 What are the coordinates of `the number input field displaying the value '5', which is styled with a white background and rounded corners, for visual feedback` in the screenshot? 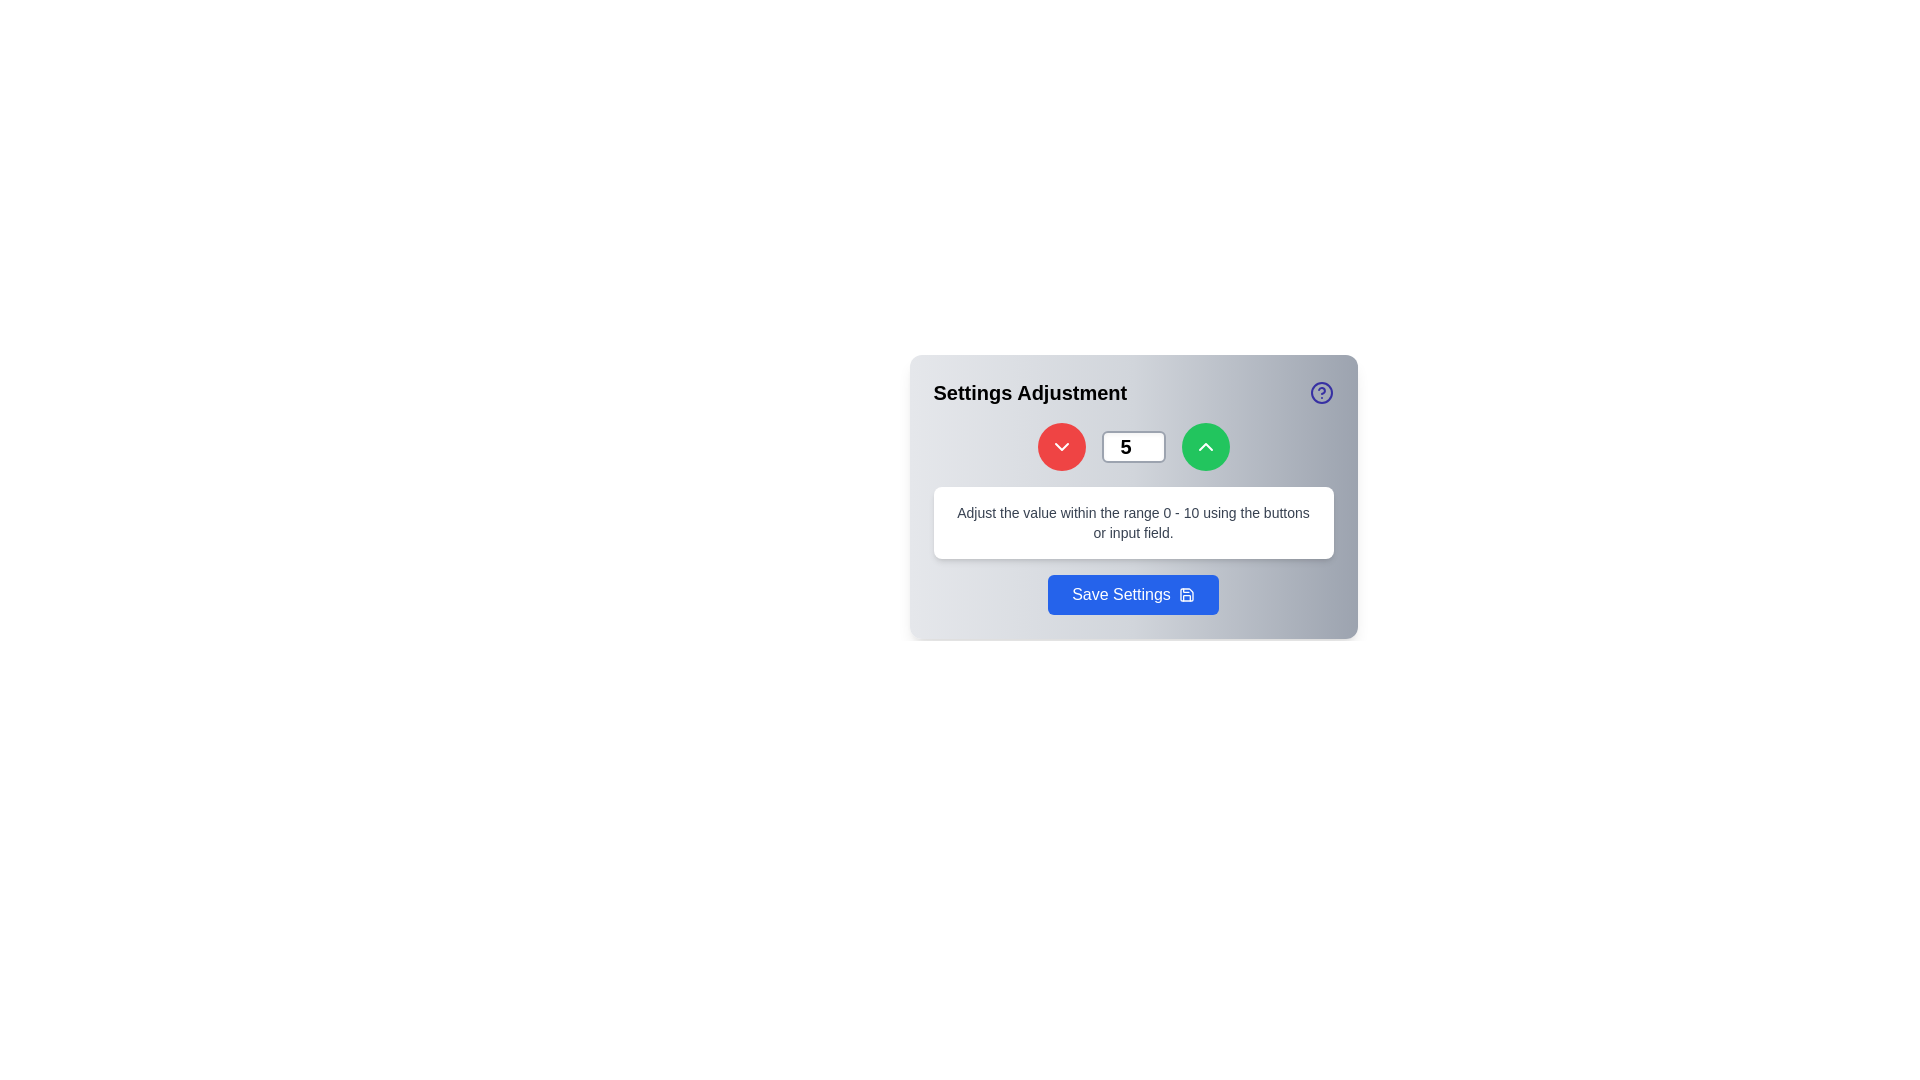 It's located at (1133, 446).